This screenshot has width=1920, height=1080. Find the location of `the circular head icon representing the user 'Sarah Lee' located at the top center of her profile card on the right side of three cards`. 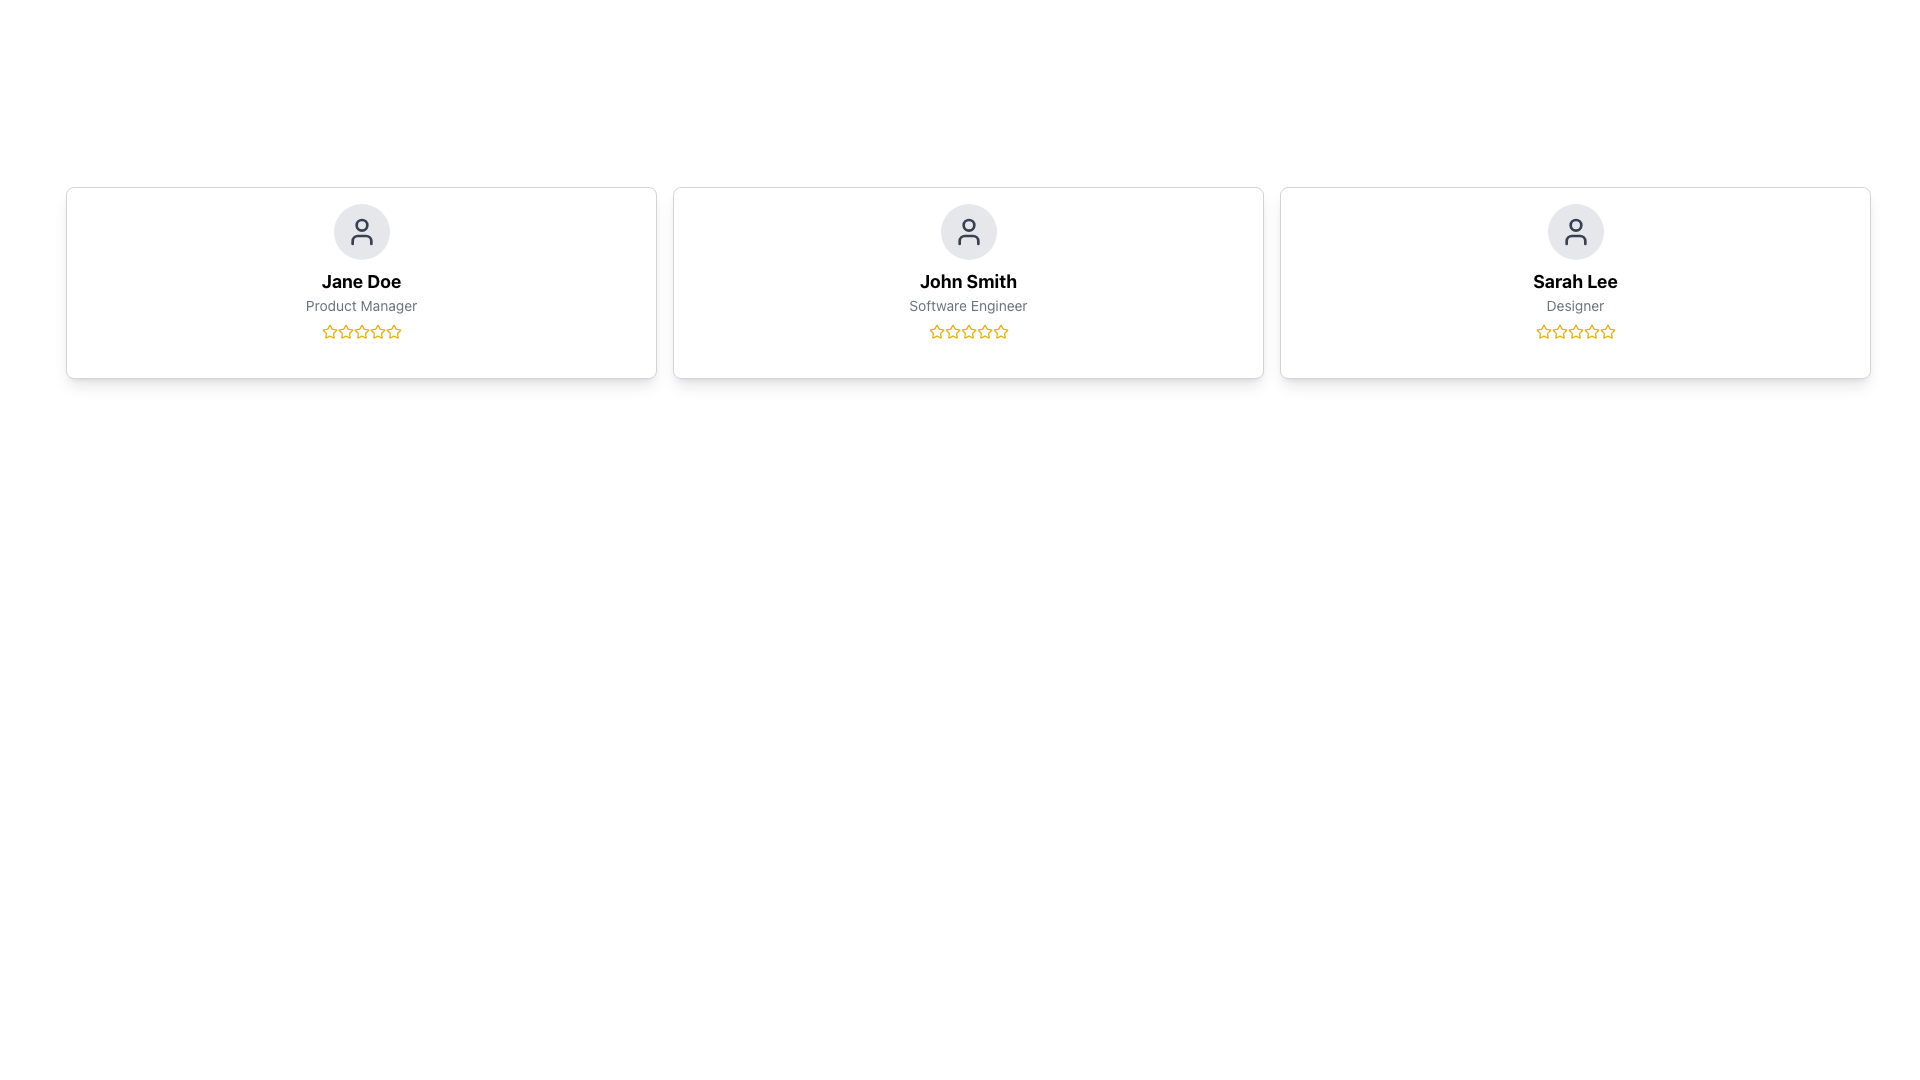

the circular head icon representing the user 'Sarah Lee' located at the top center of her profile card on the right side of three cards is located at coordinates (1574, 225).